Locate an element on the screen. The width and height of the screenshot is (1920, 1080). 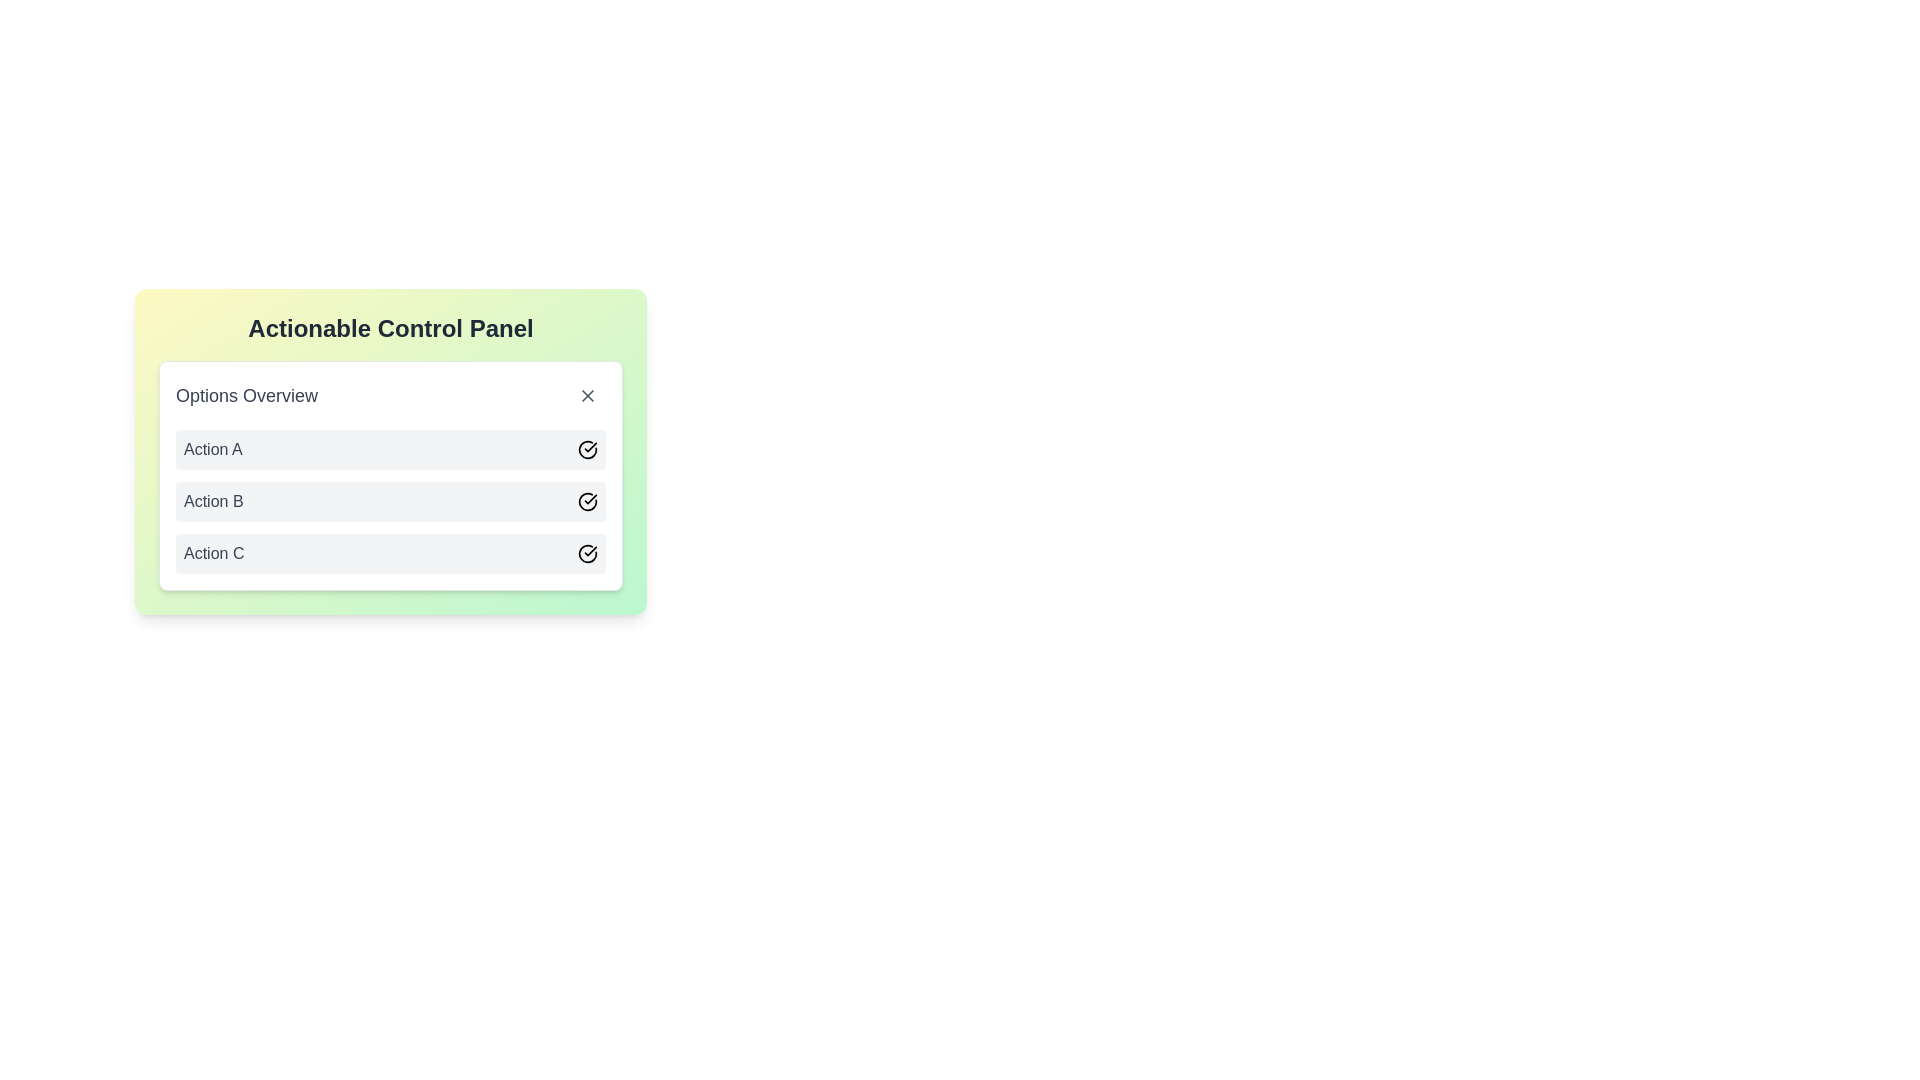
the text label 'Action B' is located at coordinates (213, 500).